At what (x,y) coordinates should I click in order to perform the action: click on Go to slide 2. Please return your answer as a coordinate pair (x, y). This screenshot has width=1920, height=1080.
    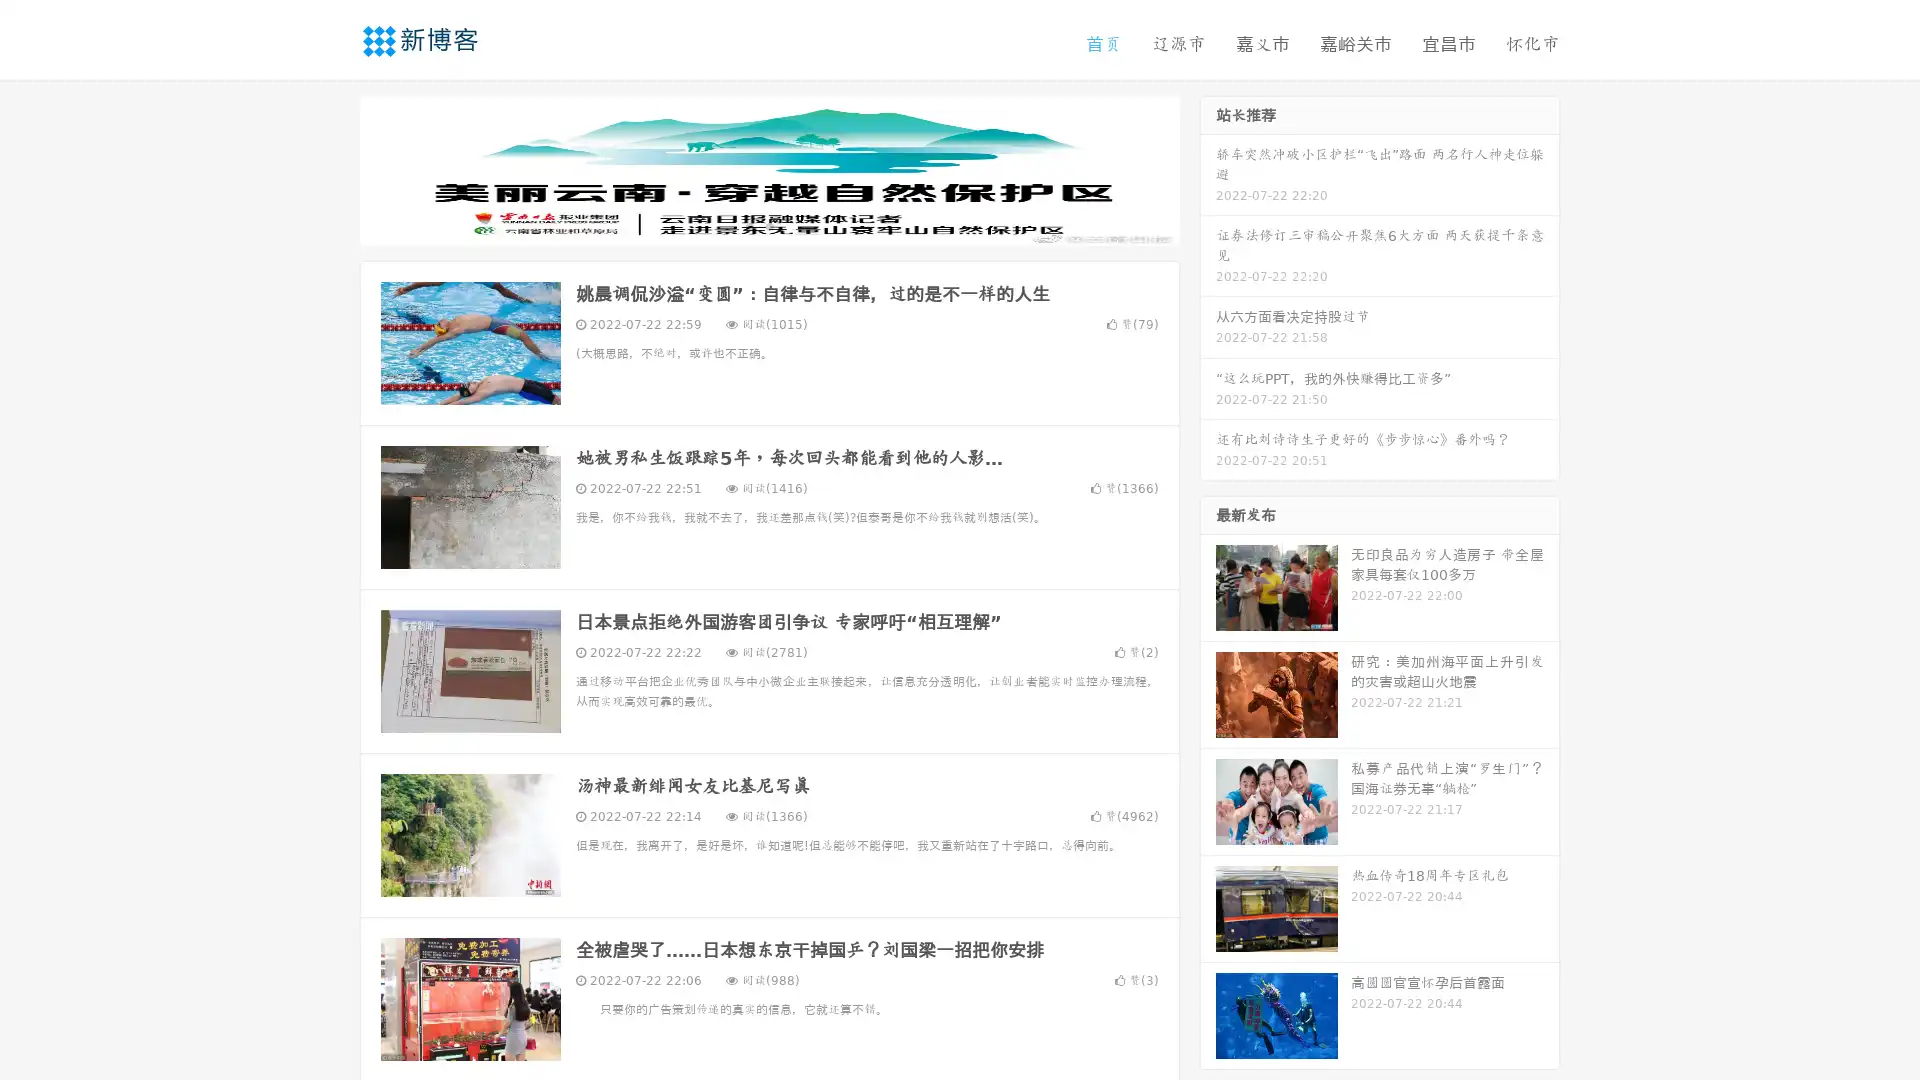
    Looking at the image, I should click on (768, 225).